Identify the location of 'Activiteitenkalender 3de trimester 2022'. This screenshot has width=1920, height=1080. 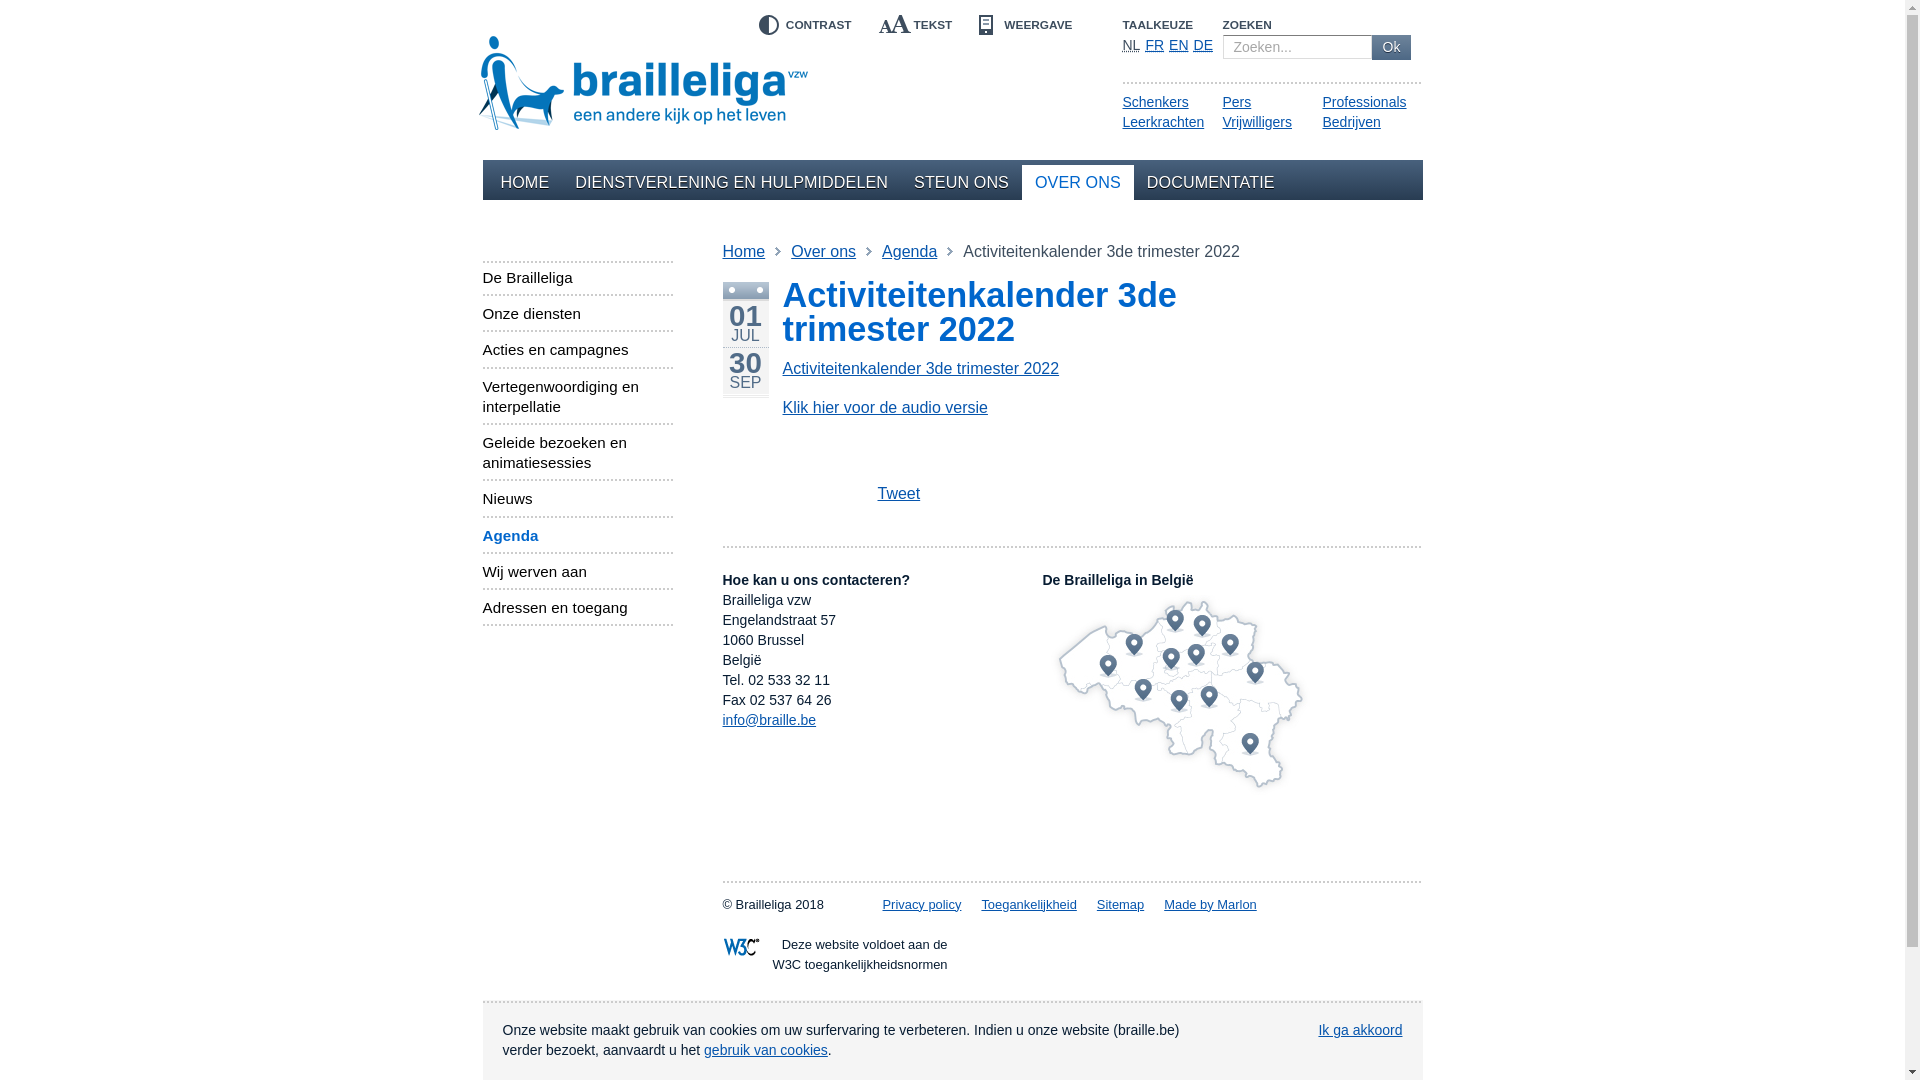
(919, 368).